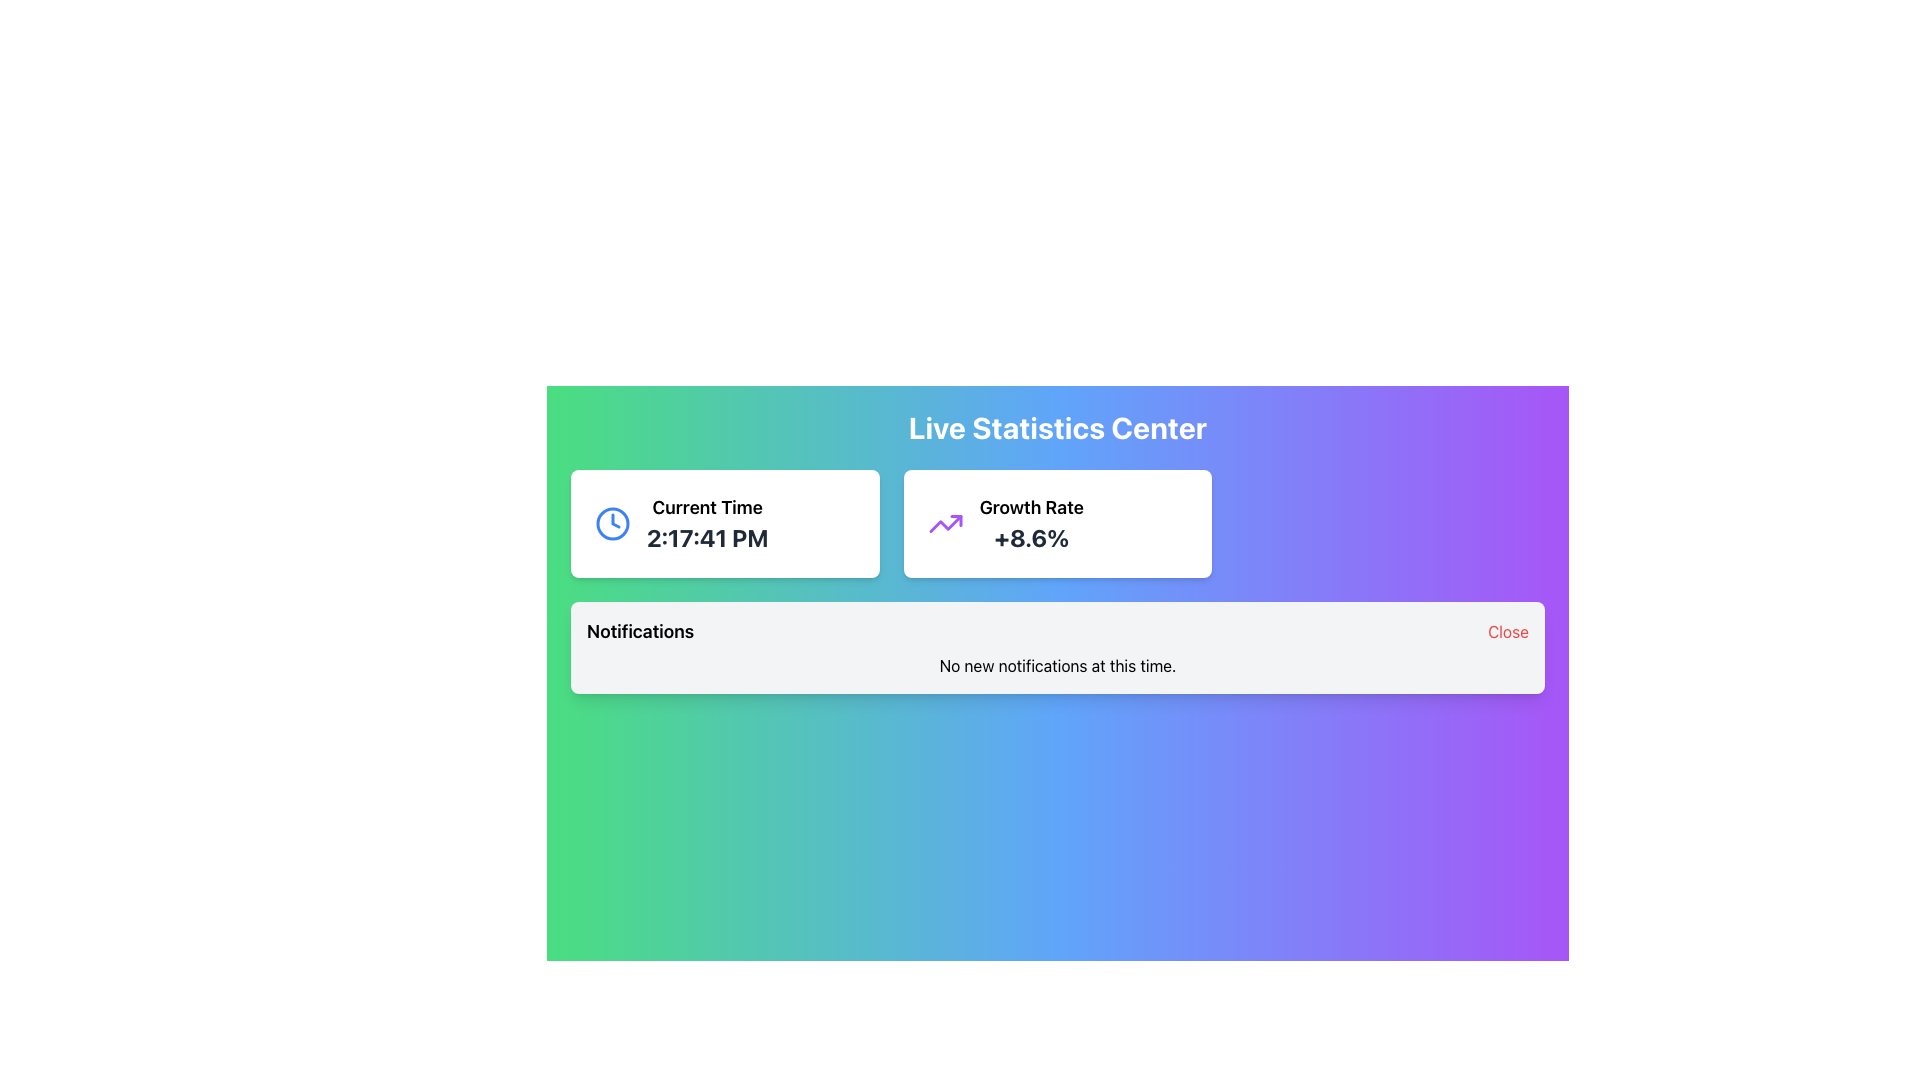 This screenshot has width=1920, height=1080. Describe the element at coordinates (1507, 632) in the screenshot. I see `the red 'Close' text button located at the far right end of the notification panel` at that location.